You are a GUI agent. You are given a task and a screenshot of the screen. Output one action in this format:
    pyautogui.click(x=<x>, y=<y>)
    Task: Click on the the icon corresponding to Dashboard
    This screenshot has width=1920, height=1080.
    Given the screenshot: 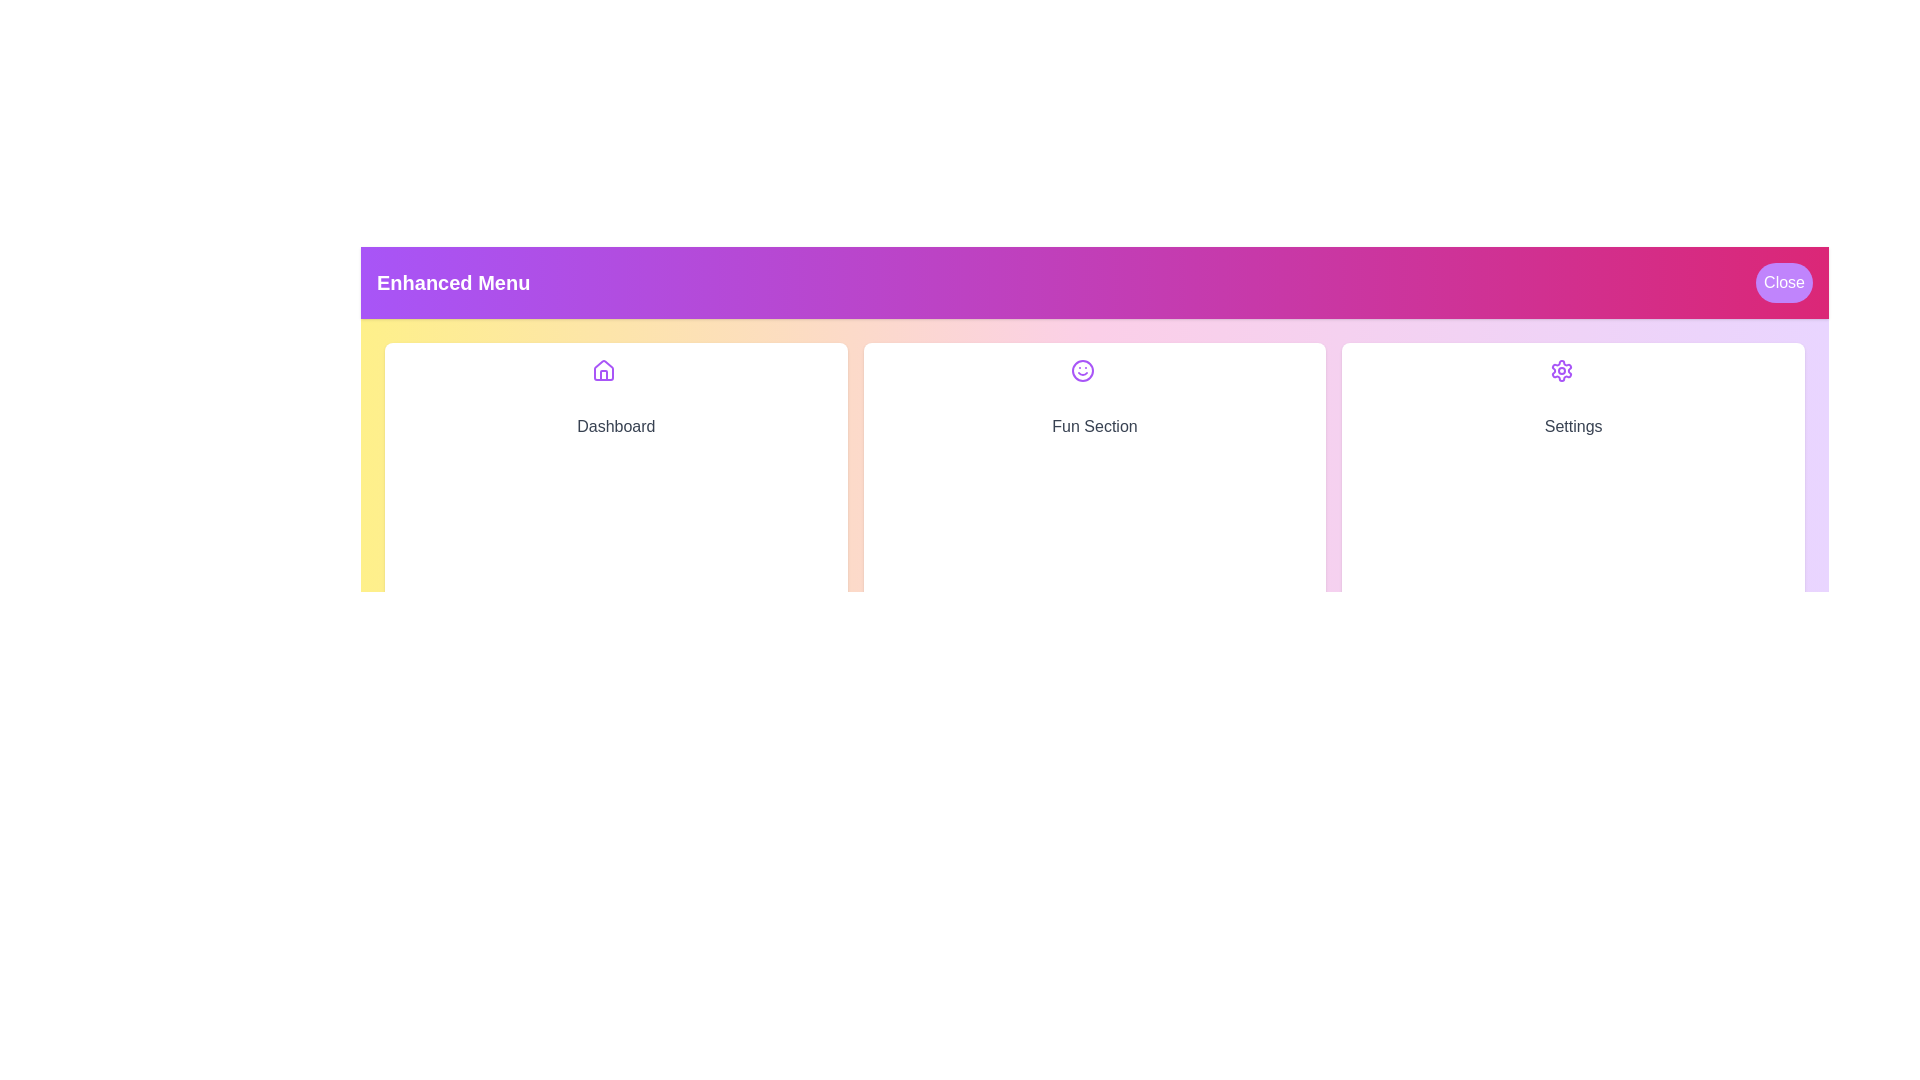 What is the action you would take?
    pyautogui.click(x=615, y=382)
    